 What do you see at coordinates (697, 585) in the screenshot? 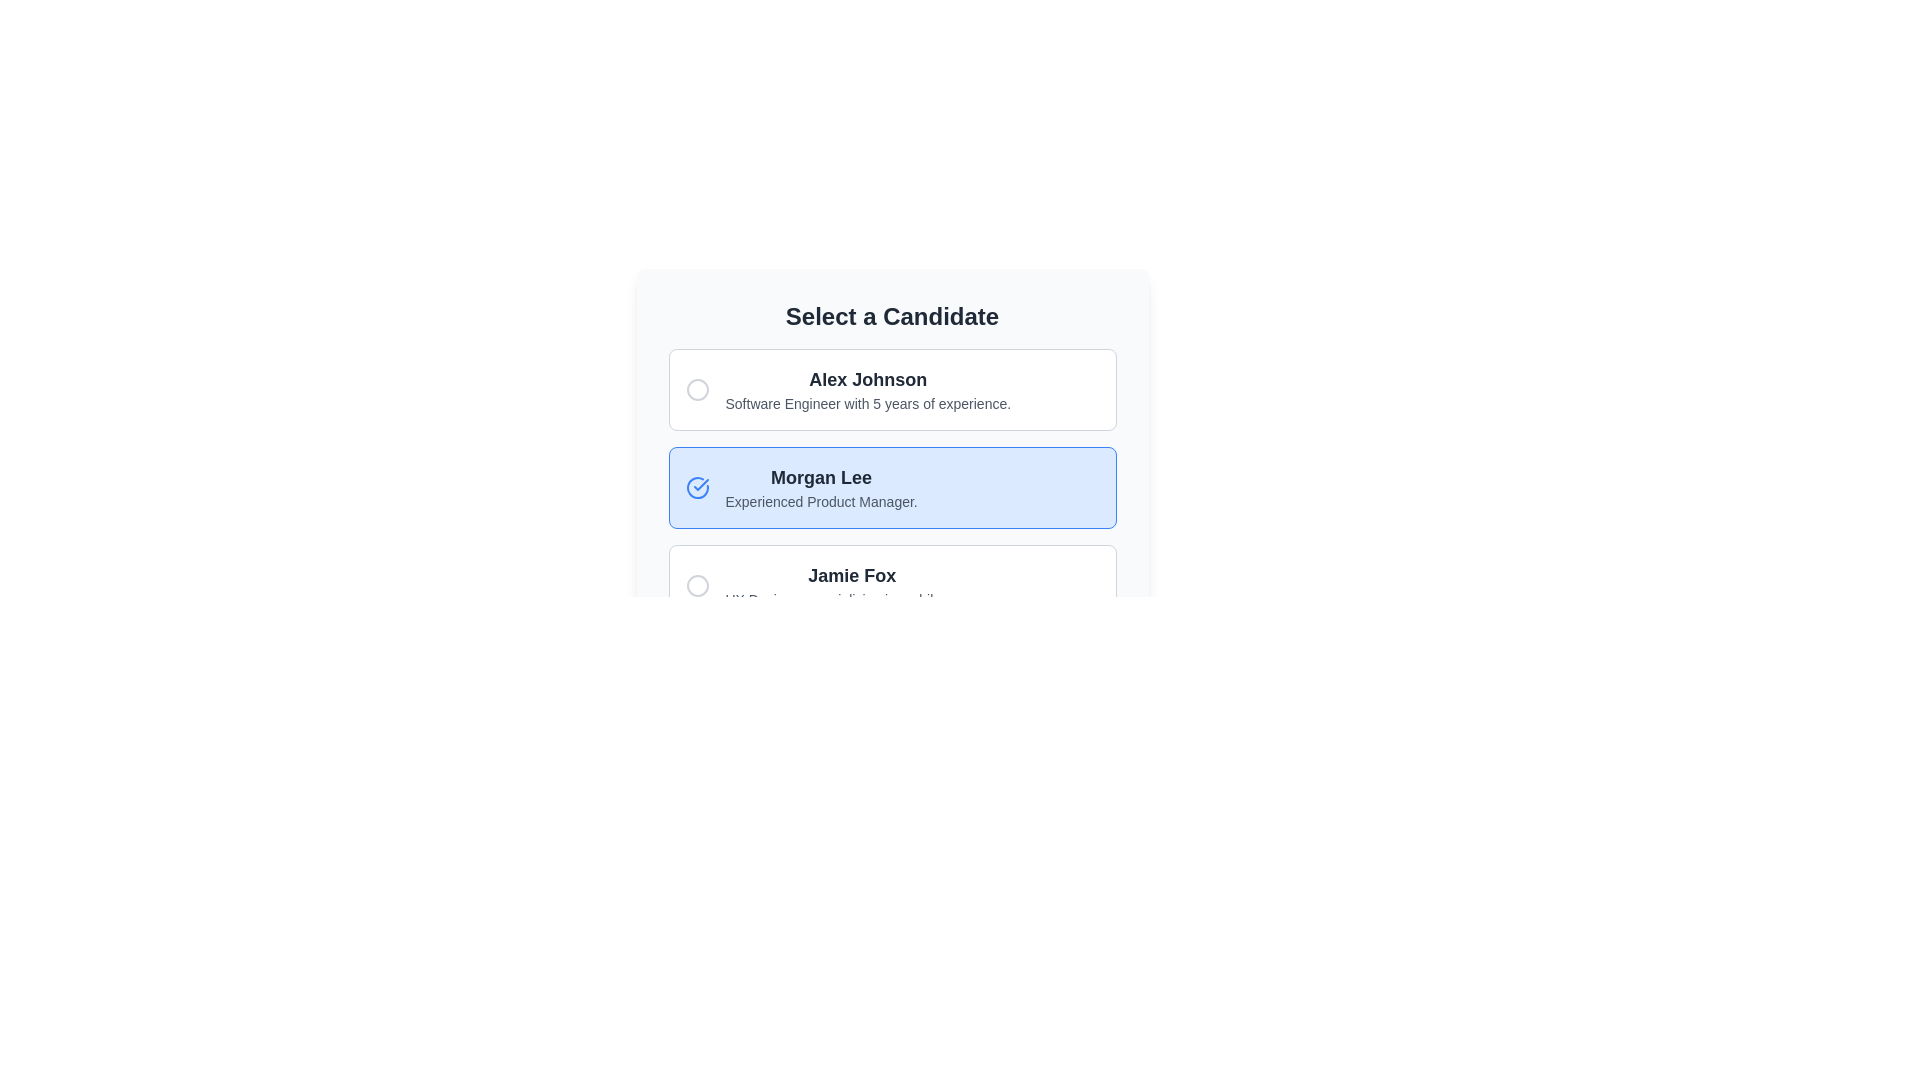
I see `the unselected candidate selection indicator icon (circle) located` at bounding box center [697, 585].